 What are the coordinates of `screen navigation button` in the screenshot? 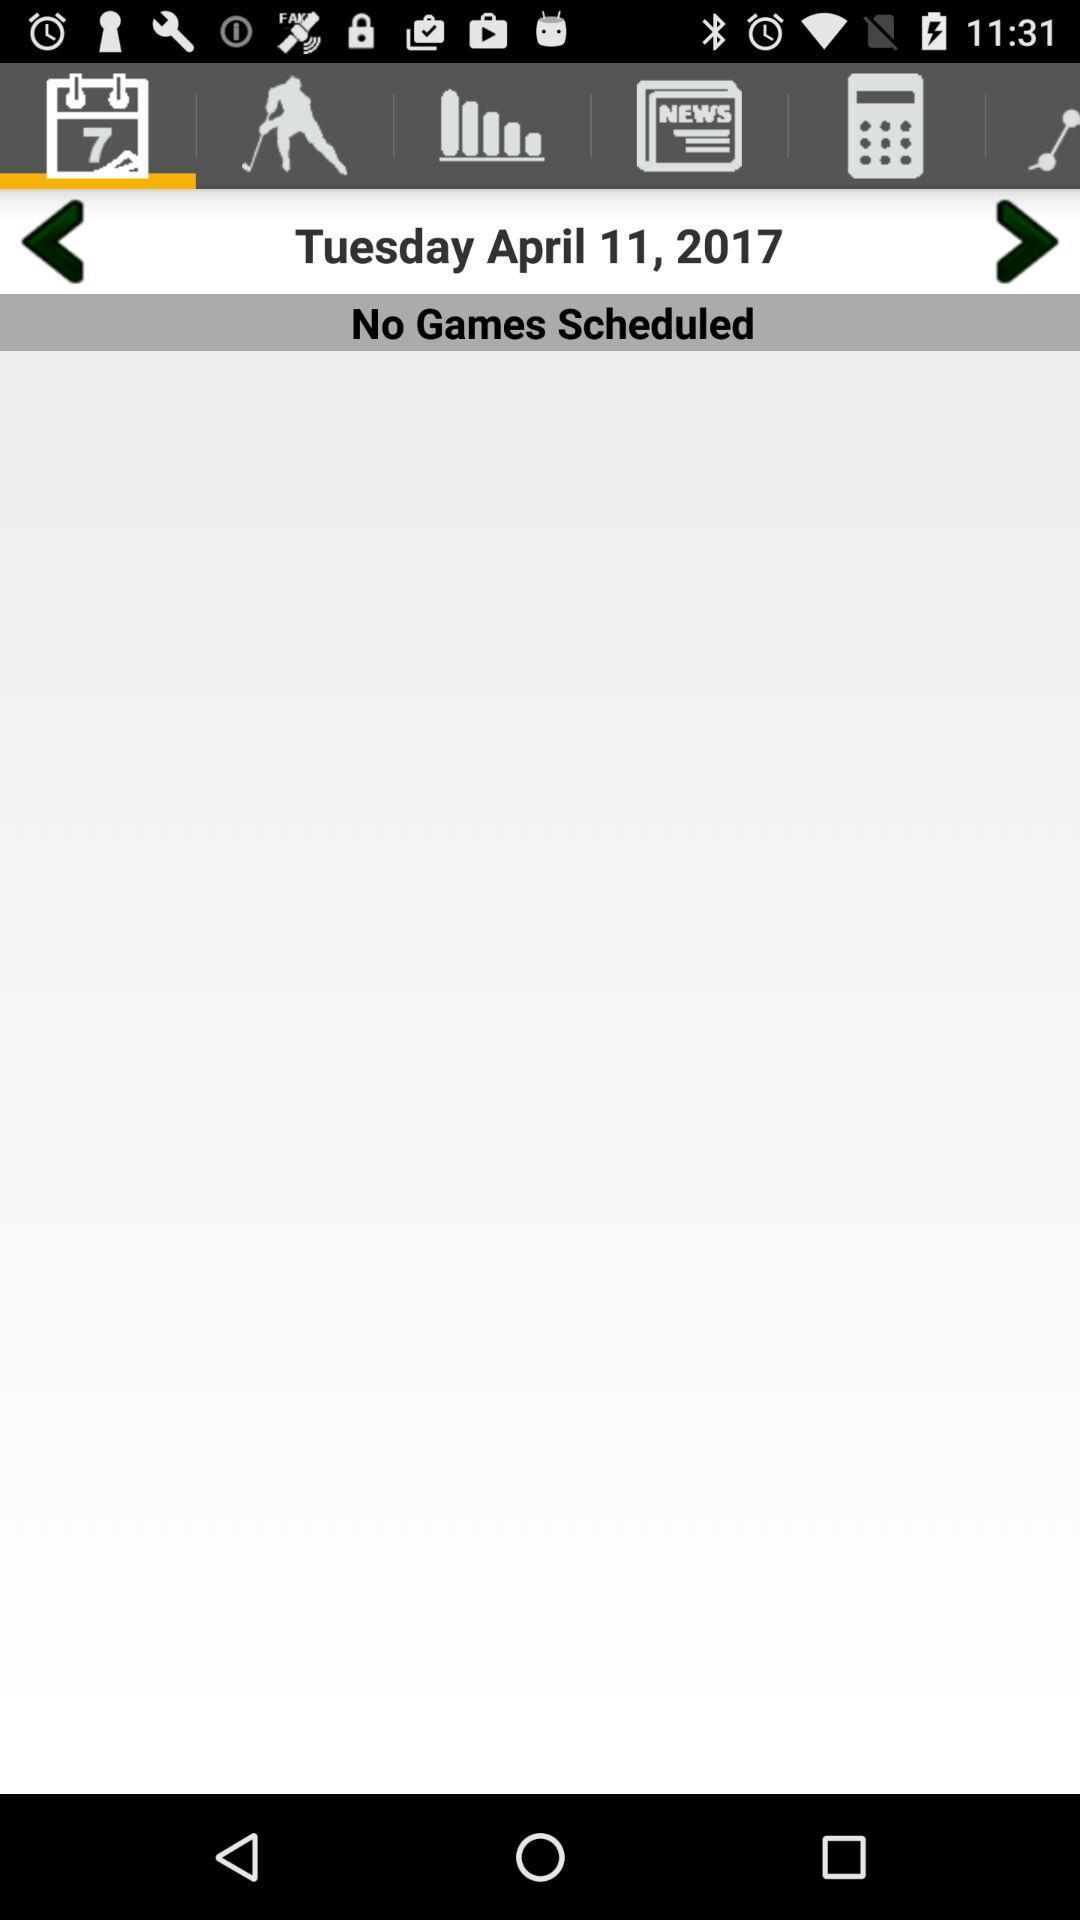 It's located at (1027, 240).